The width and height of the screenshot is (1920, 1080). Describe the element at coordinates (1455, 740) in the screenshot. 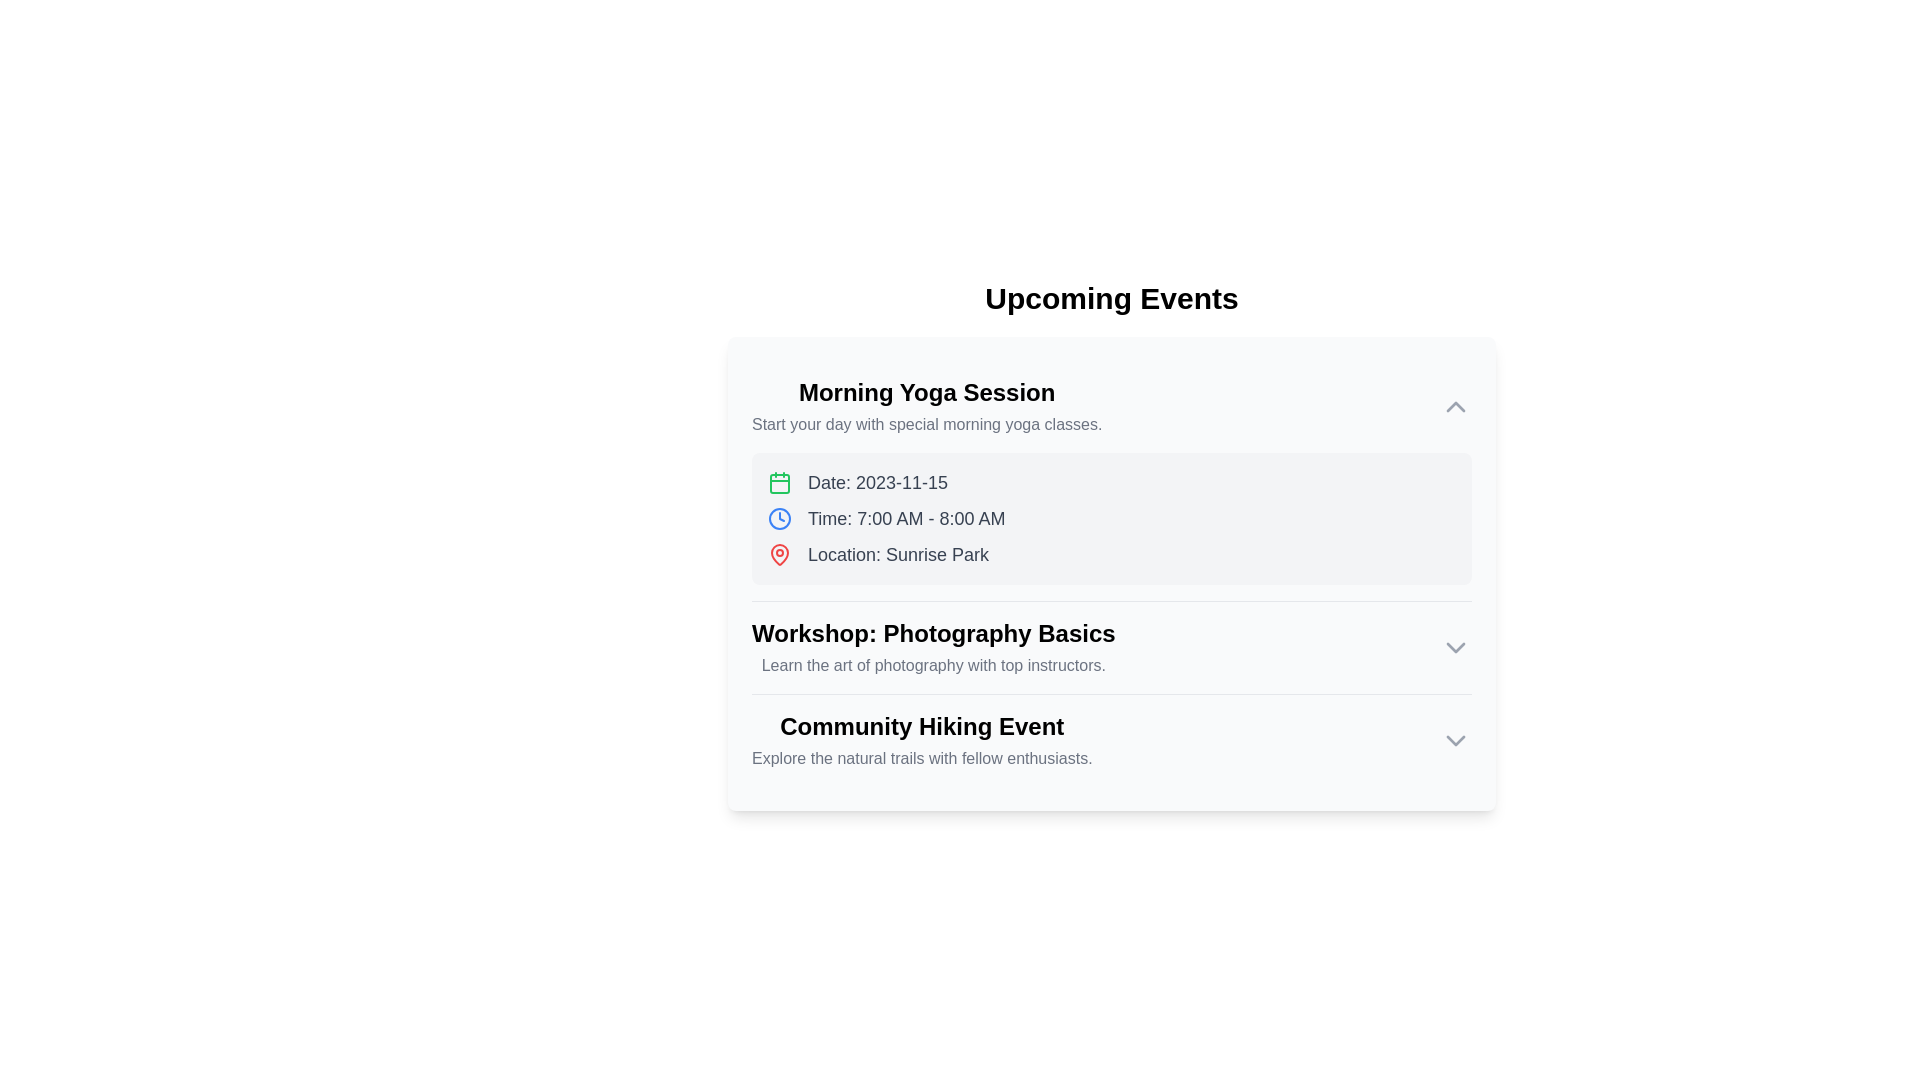

I see `the chevron dropdown toggle button located at the far right of the 'Community Hiking Event' section` at that location.